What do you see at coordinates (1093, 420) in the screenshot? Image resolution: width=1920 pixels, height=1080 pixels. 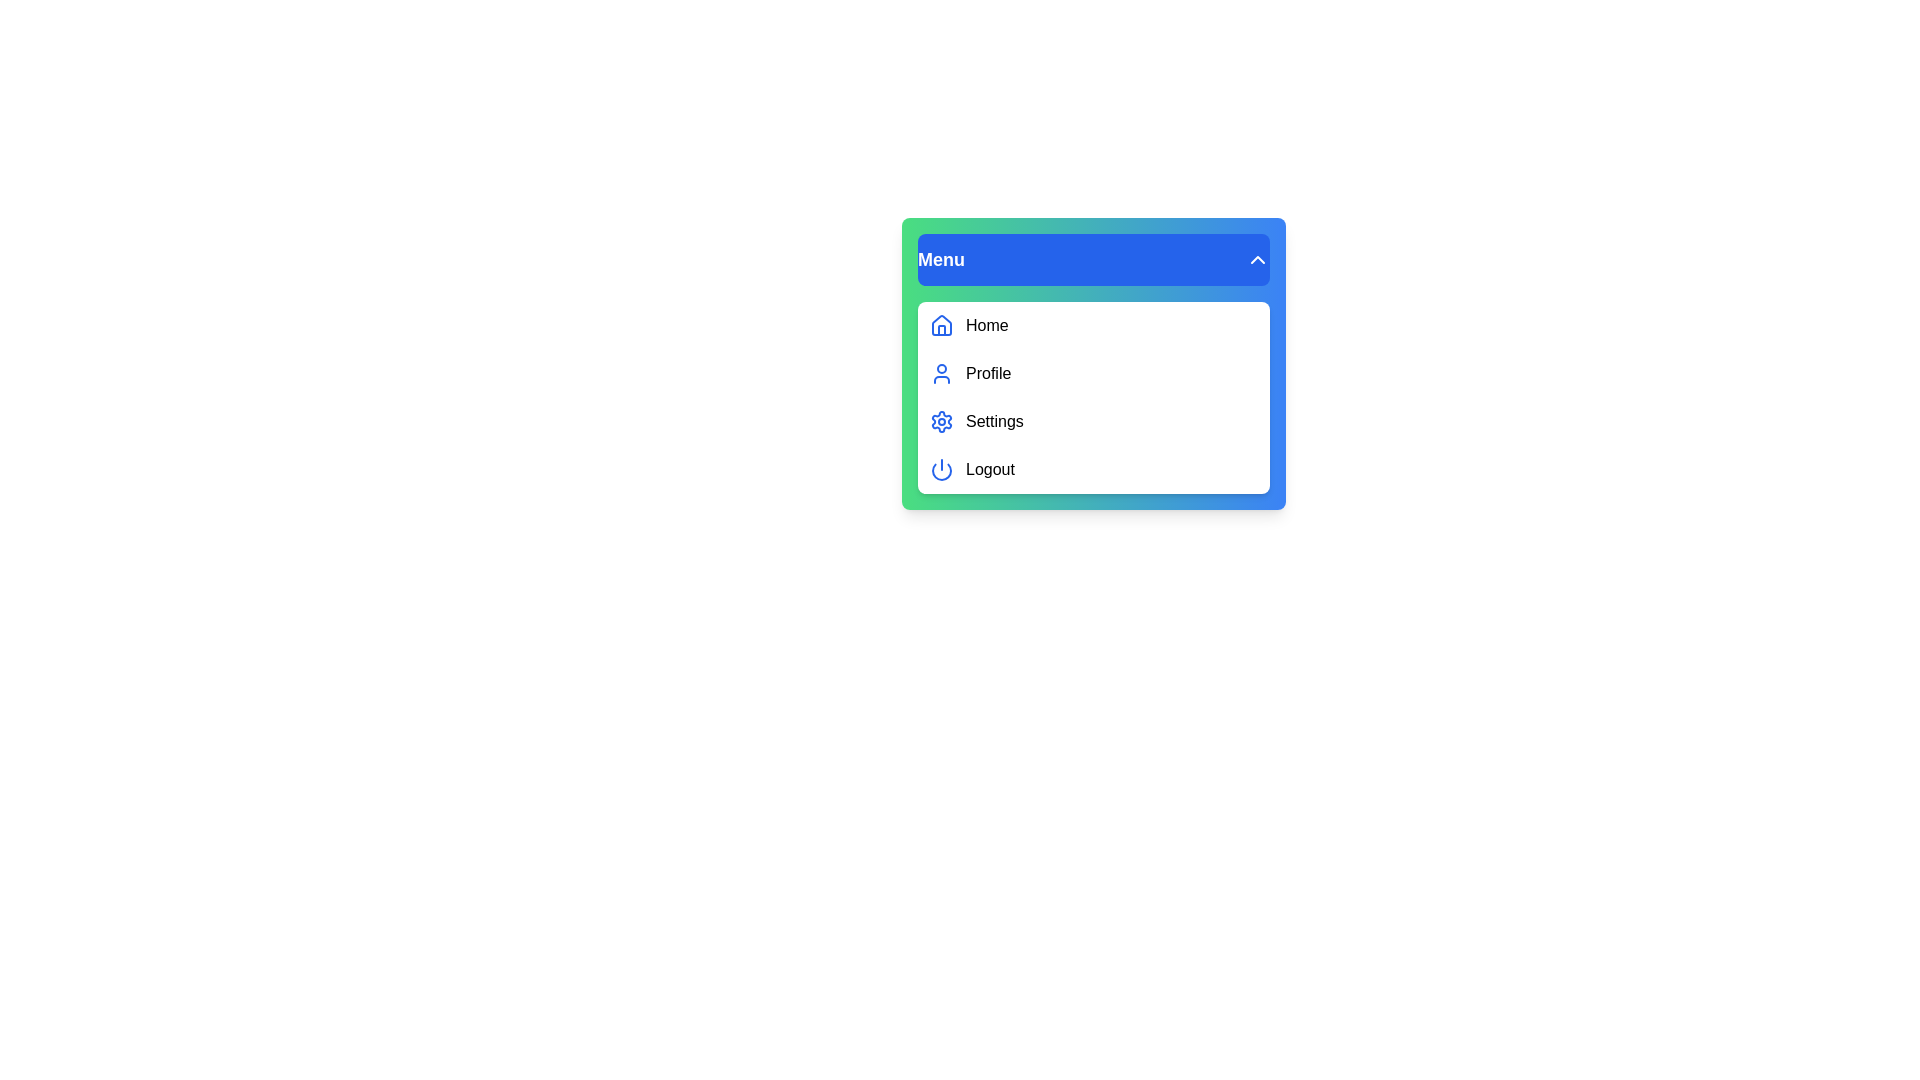 I see `the menu option Settings from the menu` at bounding box center [1093, 420].